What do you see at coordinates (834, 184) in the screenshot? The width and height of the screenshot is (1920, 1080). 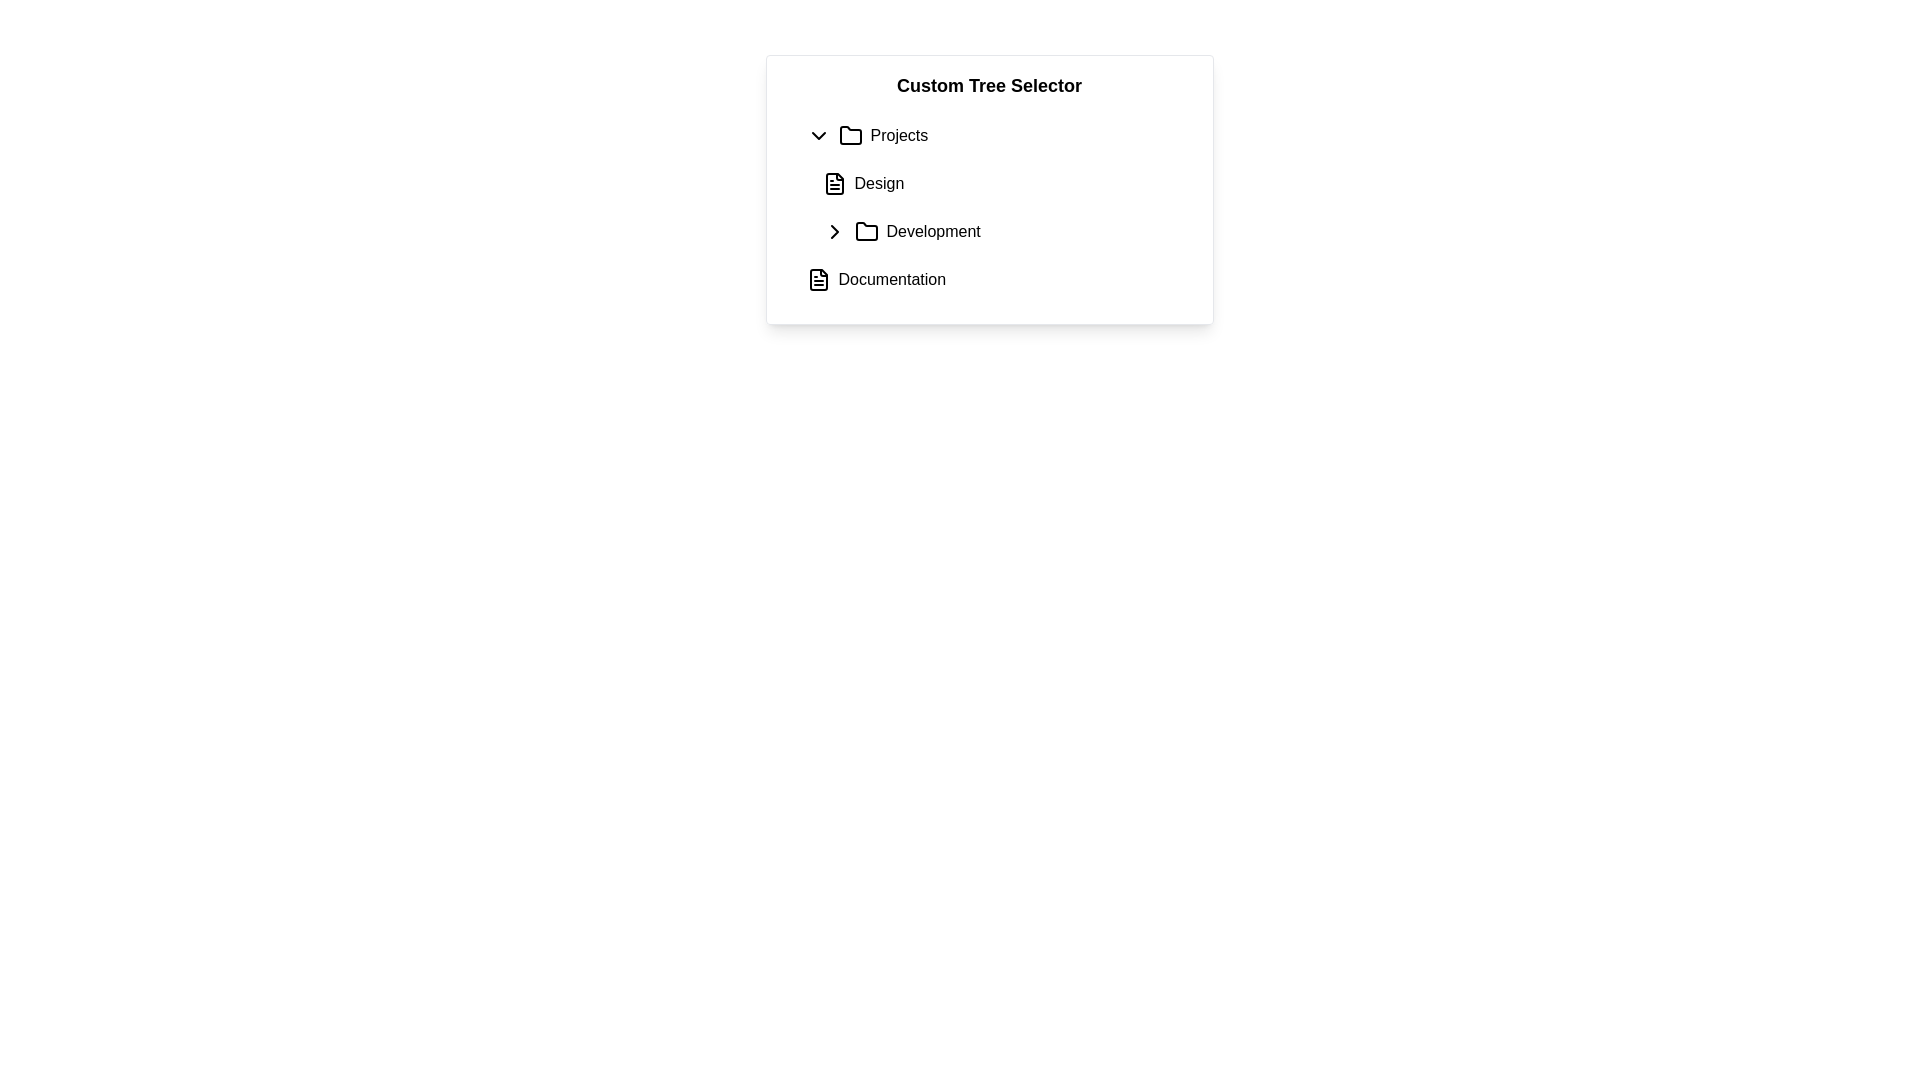 I see `the stylized document icon located to the left of the 'Design' text label in the horizontal layout` at bounding box center [834, 184].